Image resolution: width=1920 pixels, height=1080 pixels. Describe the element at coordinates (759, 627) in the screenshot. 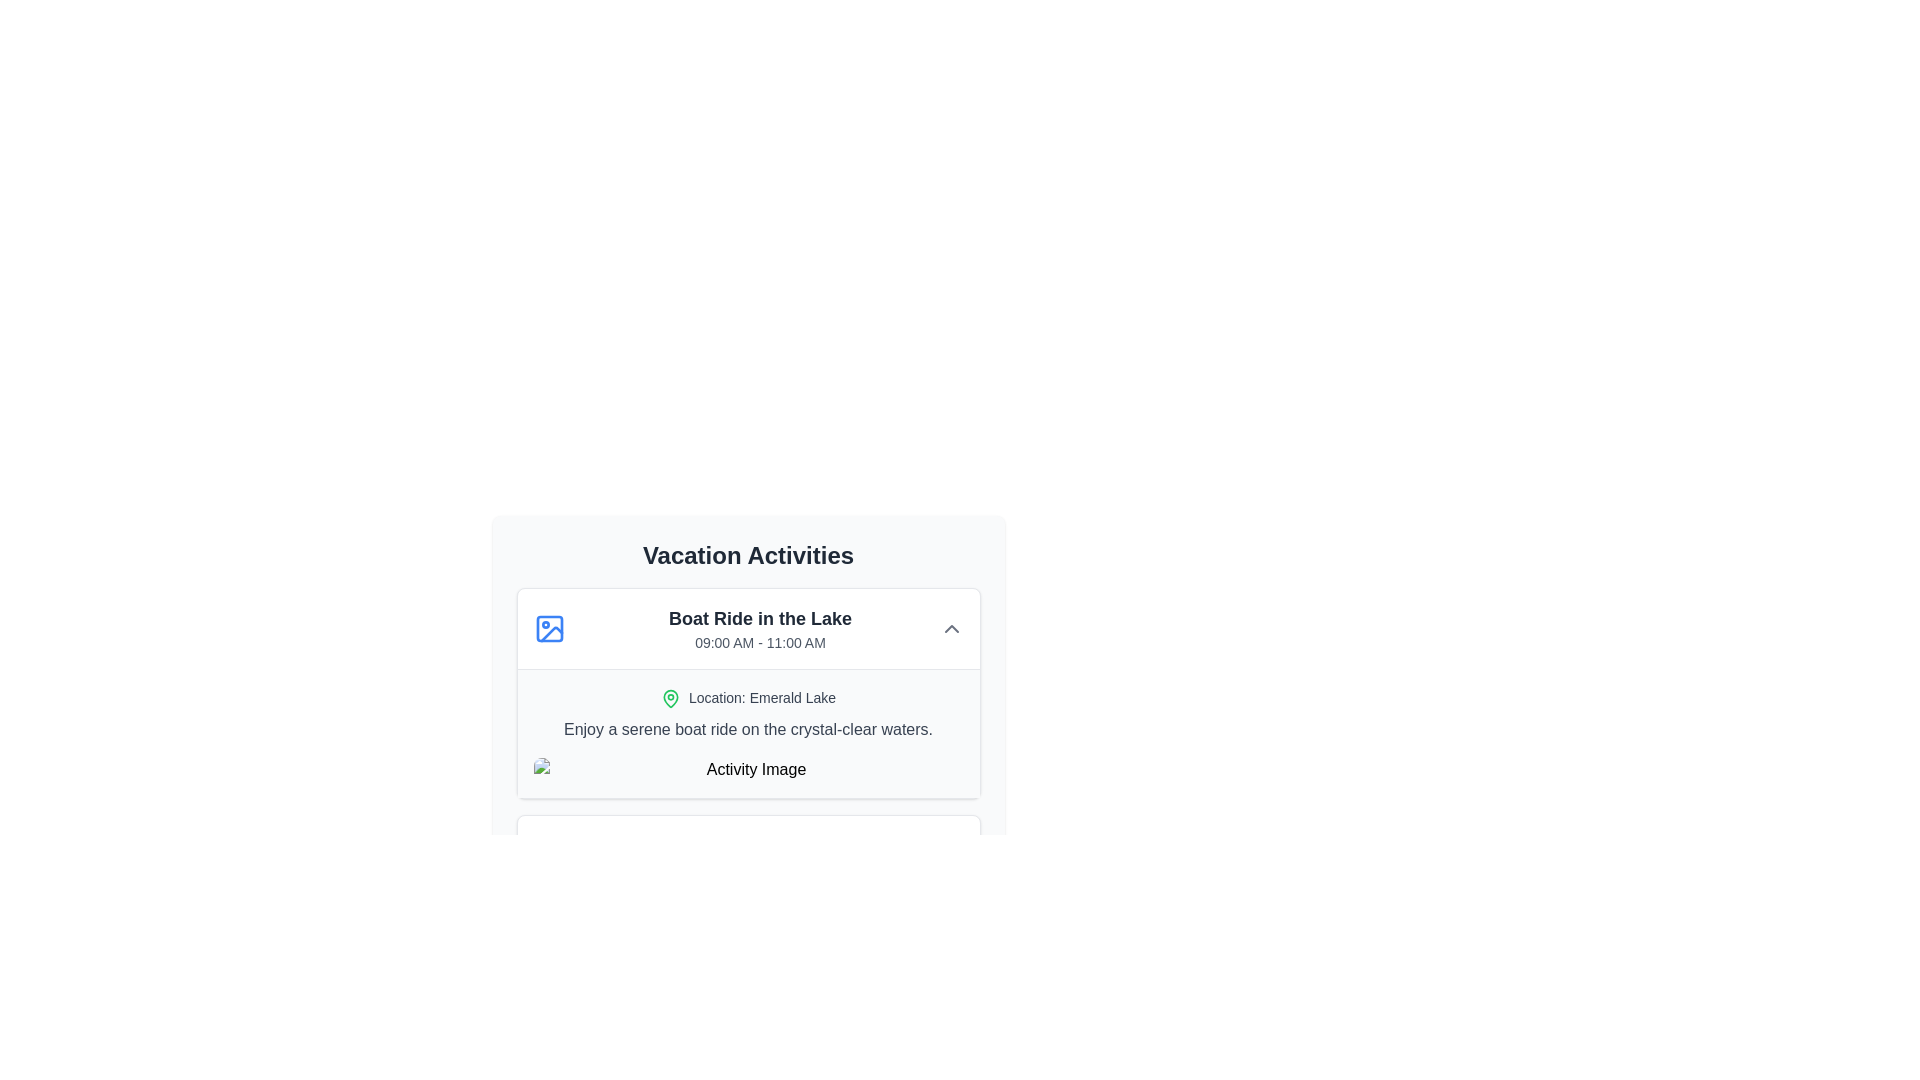

I see `the text block titled 'Boat Ride in the Lake' to read its content` at that location.